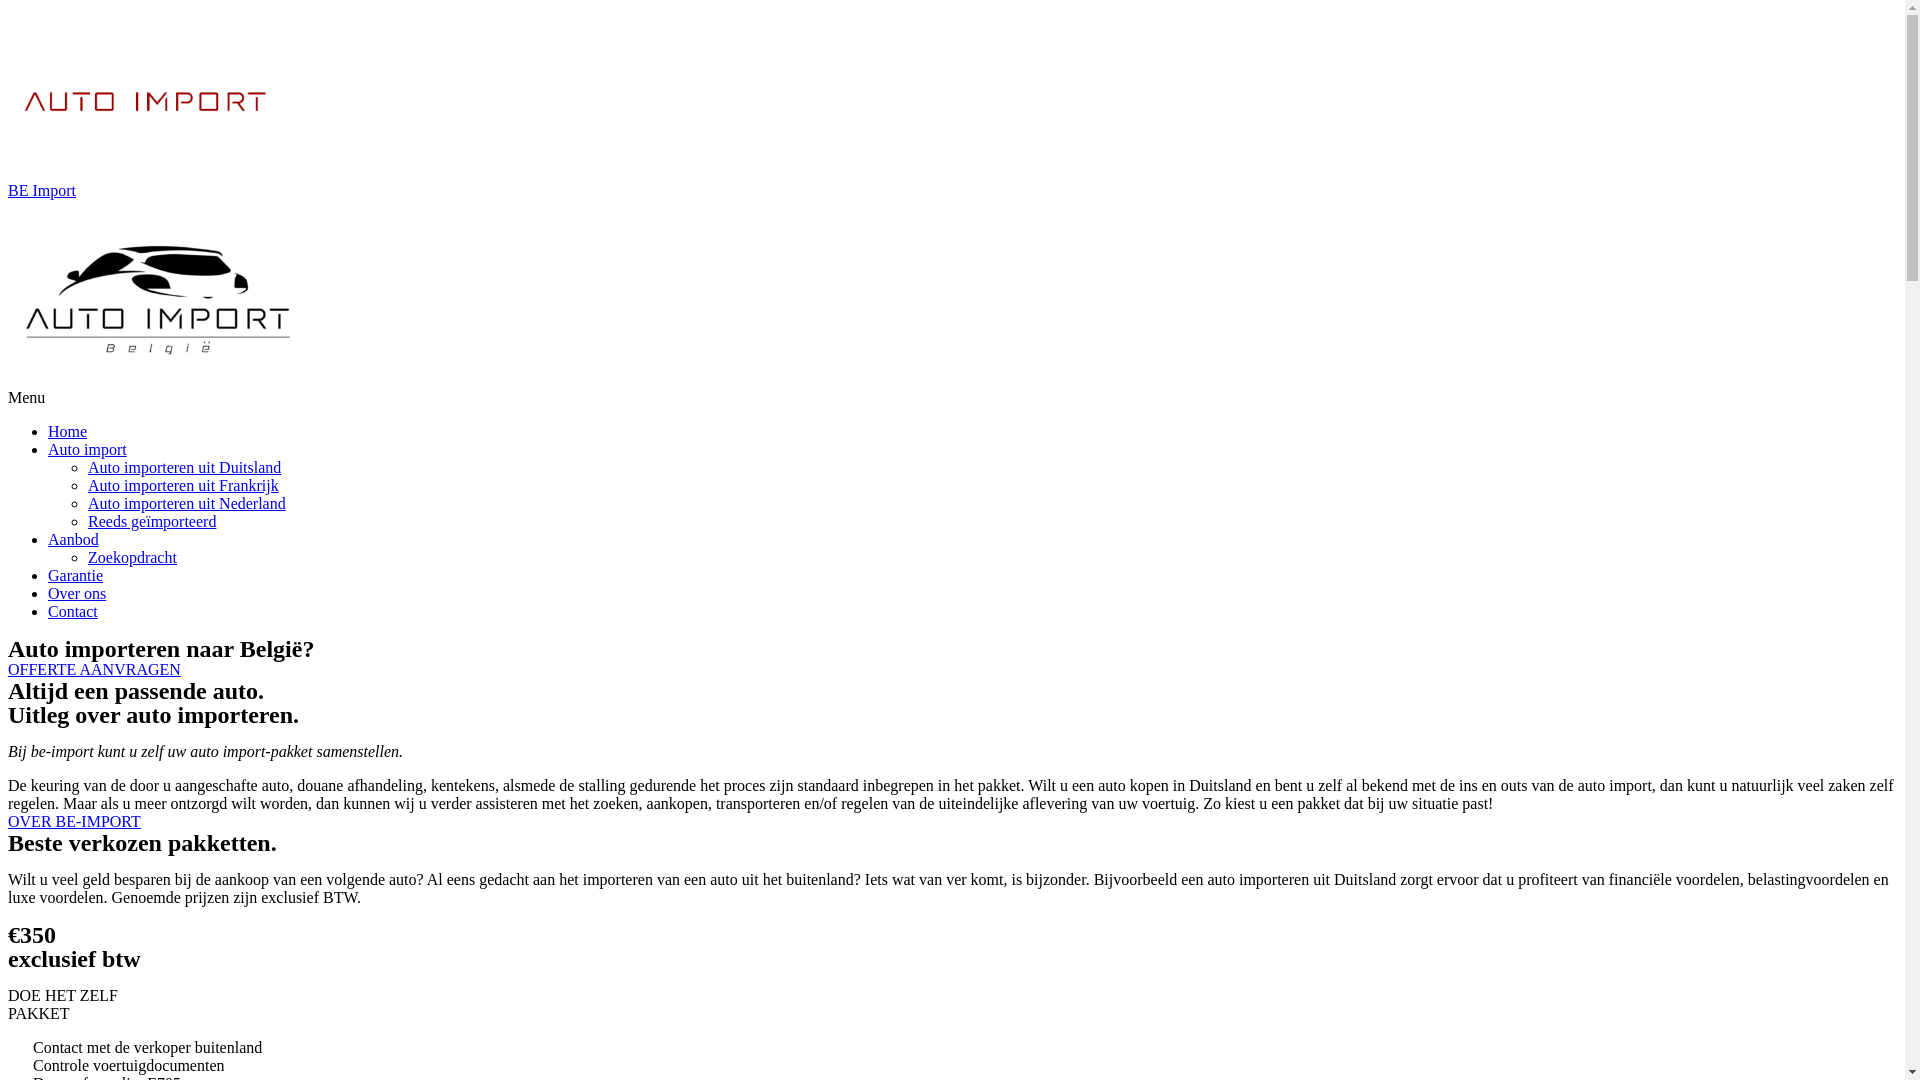  What do you see at coordinates (8, 669) in the screenshot?
I see `'OFFERTE AANVRAGEN'` at bounding box center [8, 669].